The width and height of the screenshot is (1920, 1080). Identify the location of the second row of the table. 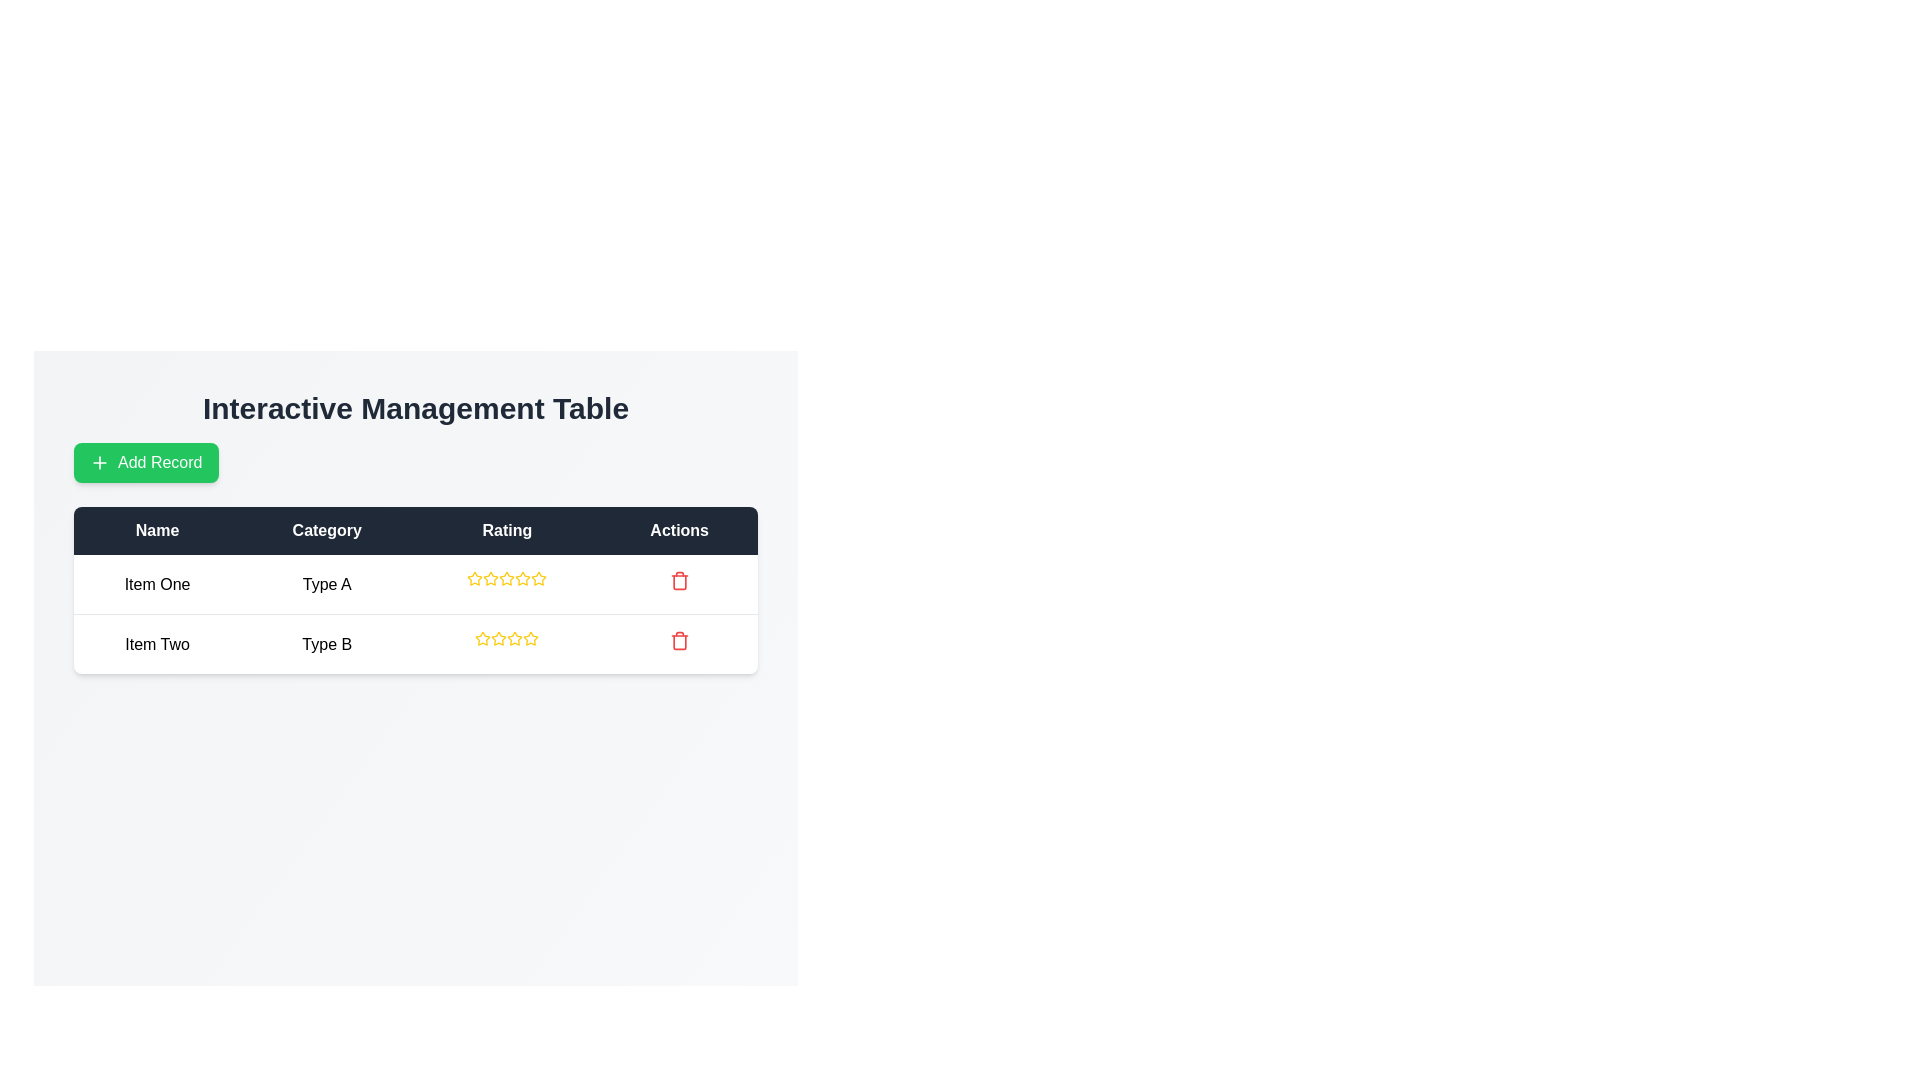
(415, 644).